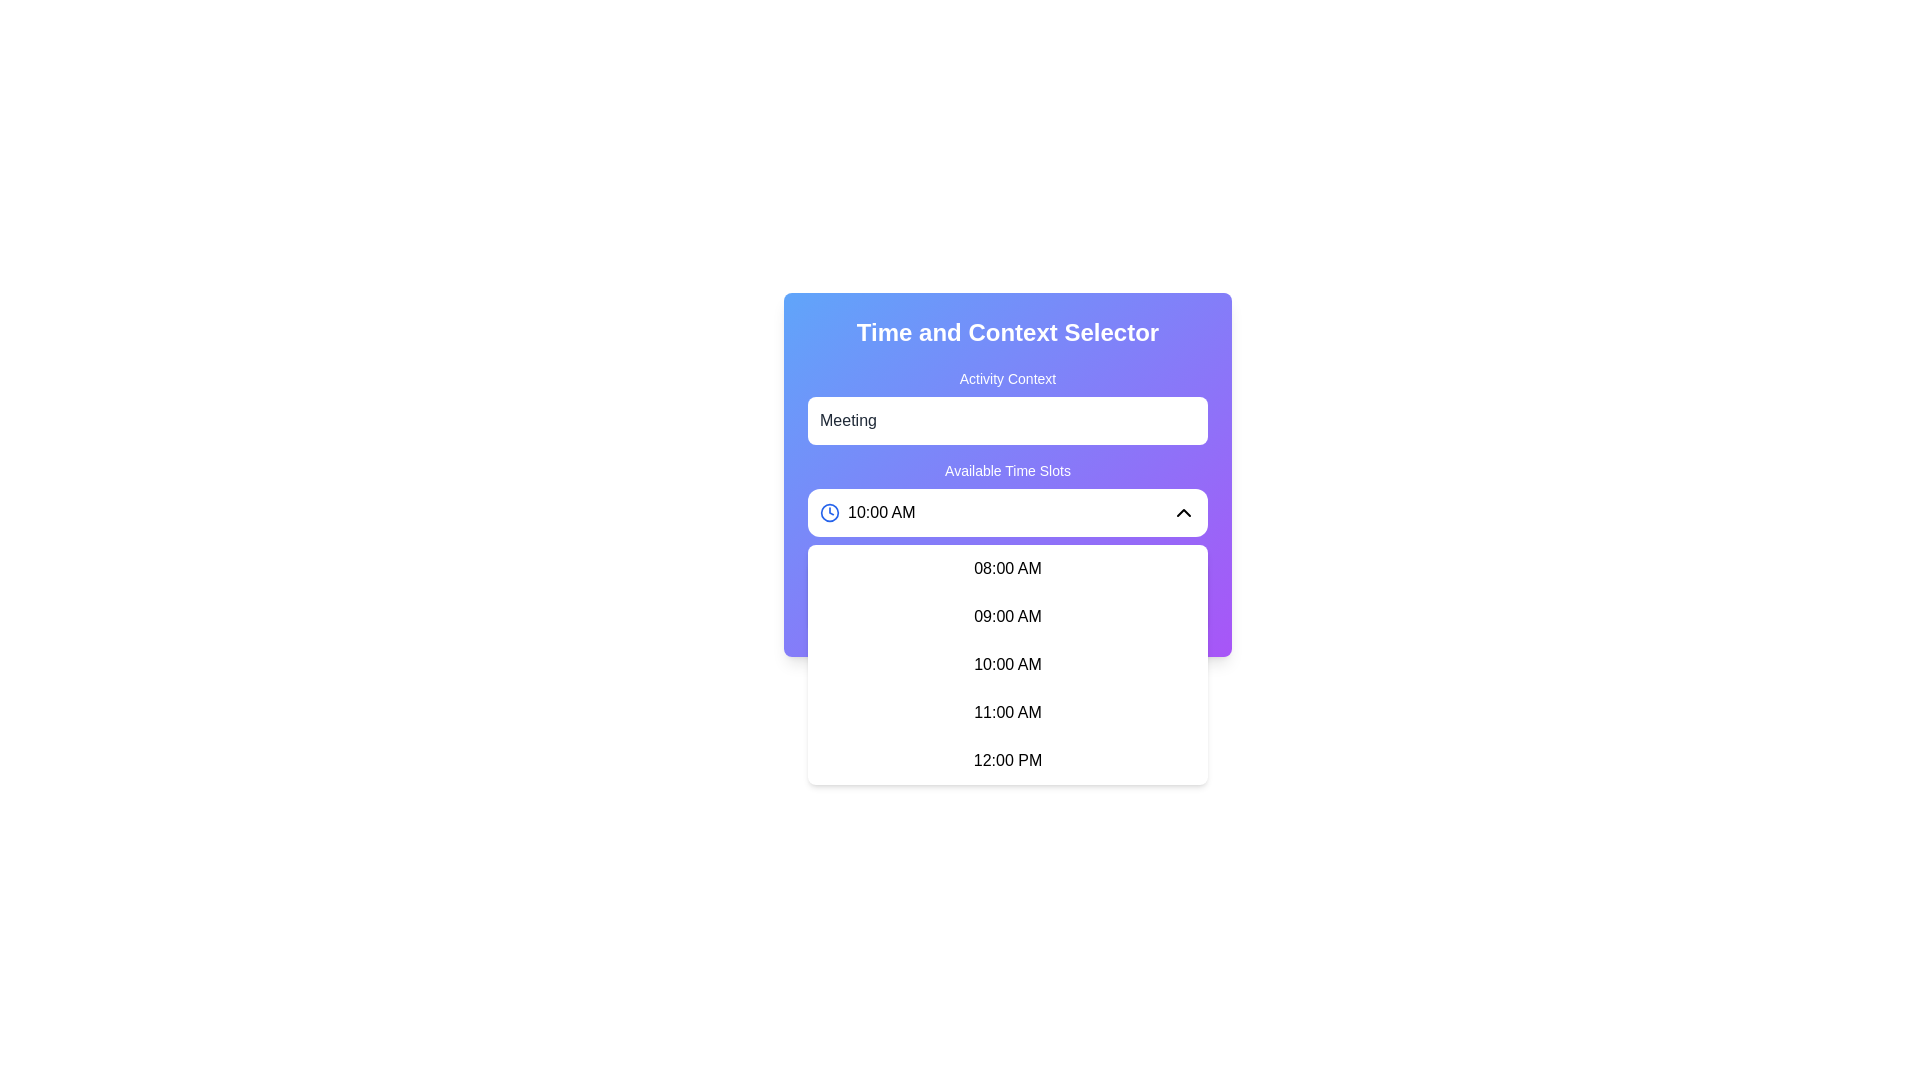 The width and height of the screenshot is (1920, 1080). I want to click on the time slot labeled '11:00 AM' in the dropdown menu, so click(1008, 712).